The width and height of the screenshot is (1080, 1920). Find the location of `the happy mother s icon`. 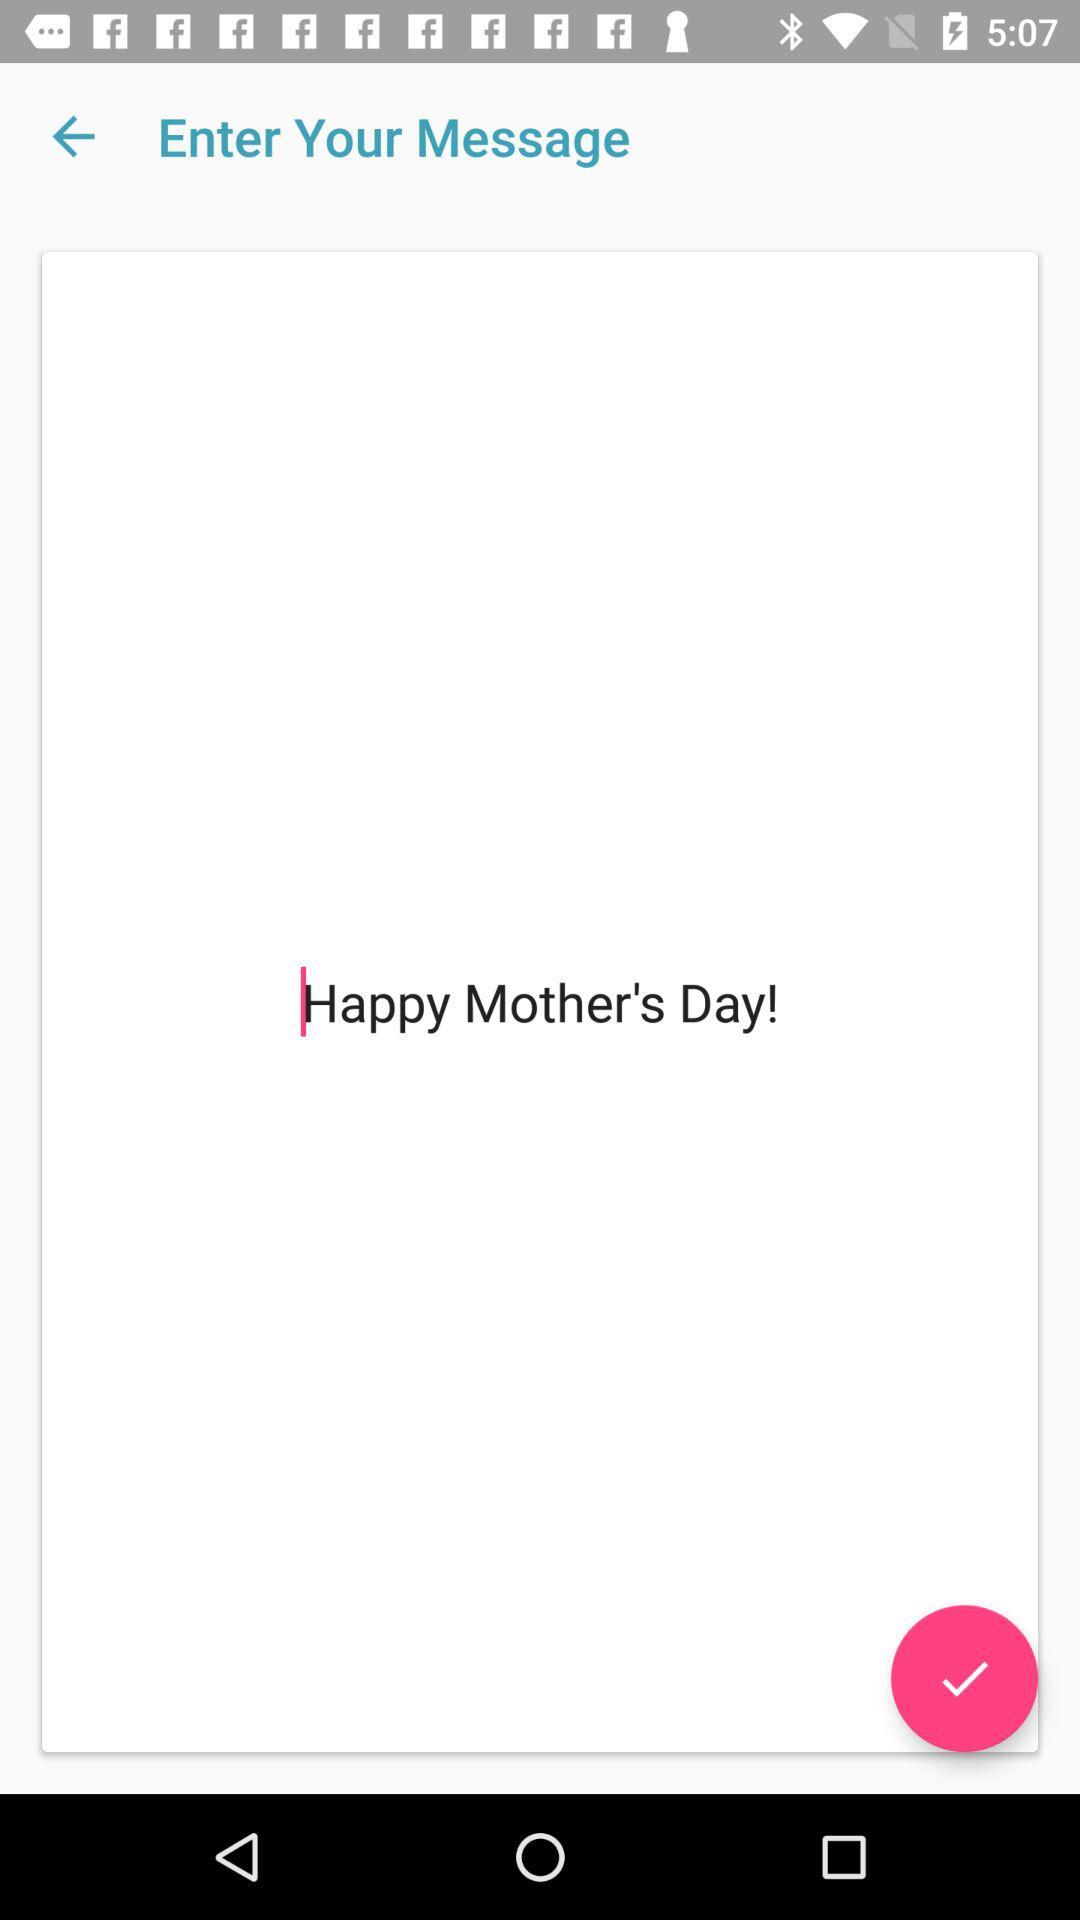

the happy mother s icon is located at coordinates (540, 1002).